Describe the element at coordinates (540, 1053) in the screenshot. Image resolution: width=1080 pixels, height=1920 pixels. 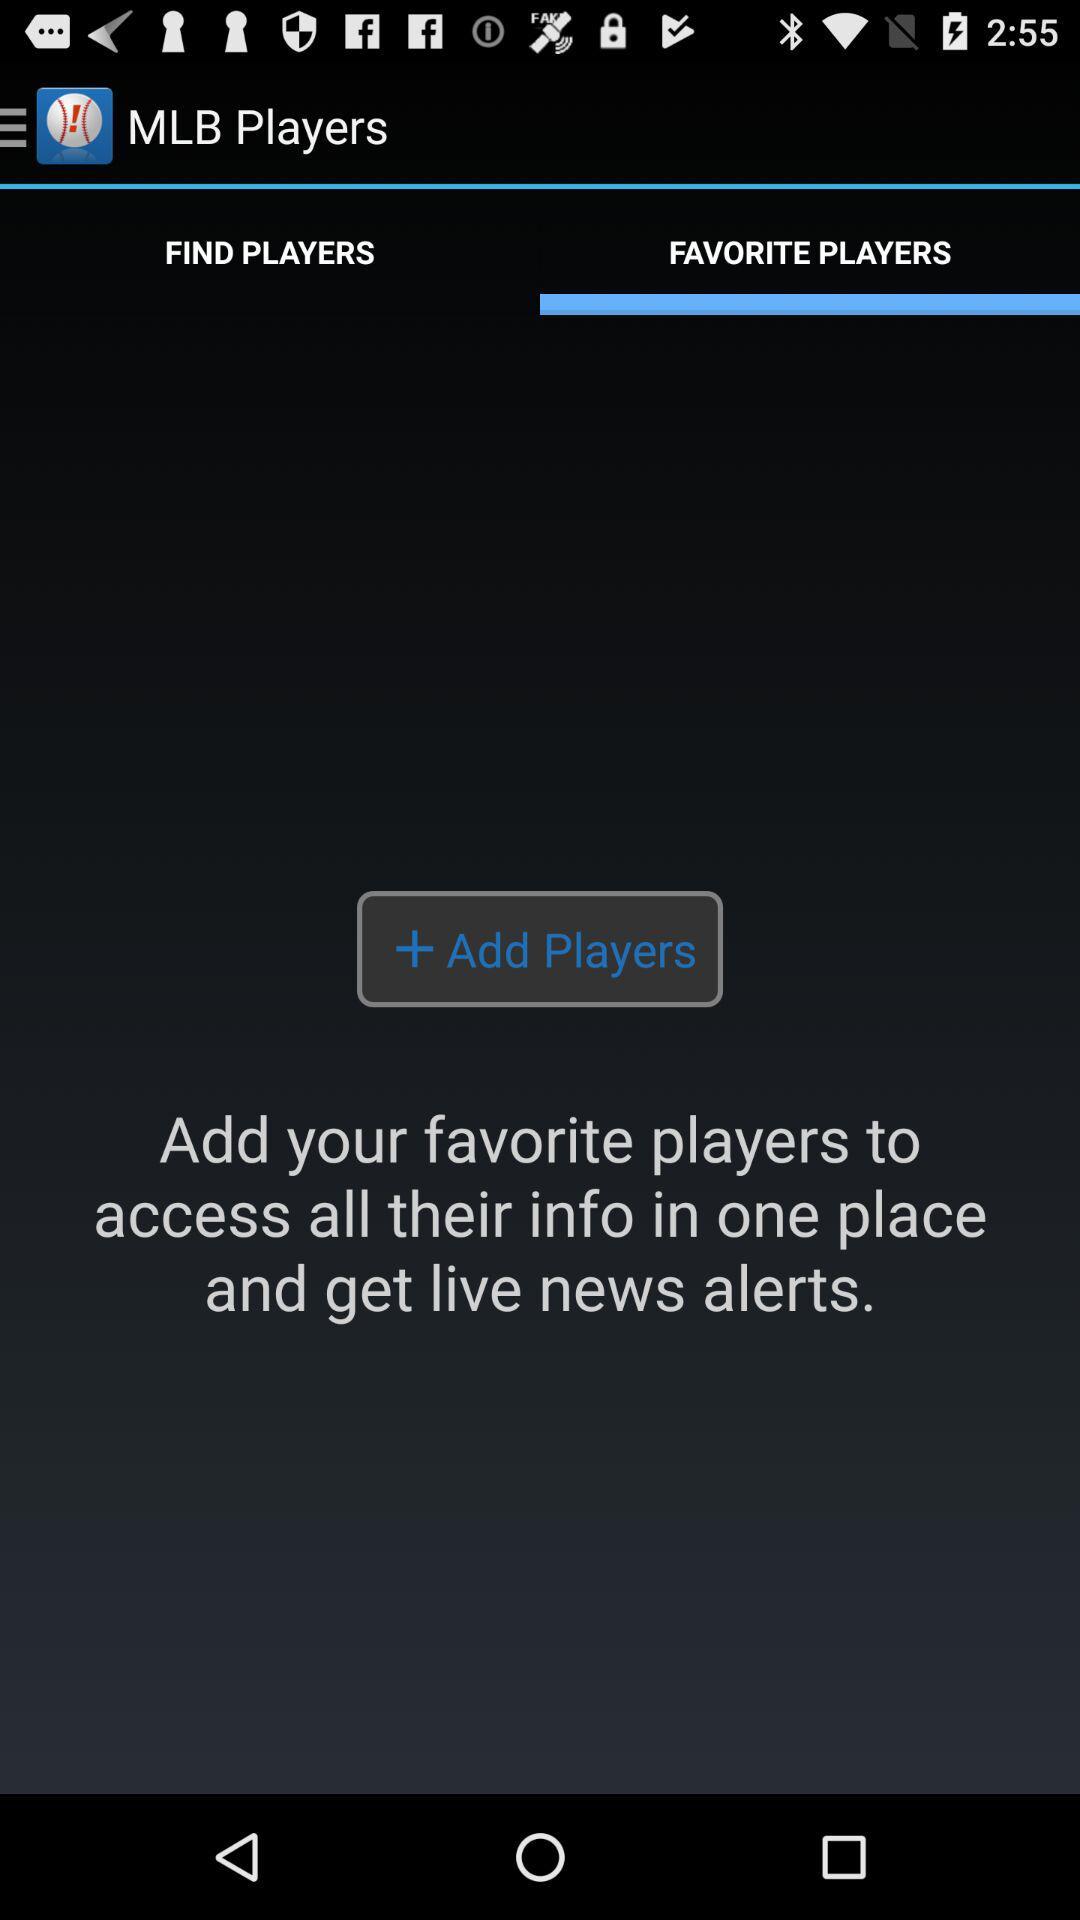
I see `players` at that location.